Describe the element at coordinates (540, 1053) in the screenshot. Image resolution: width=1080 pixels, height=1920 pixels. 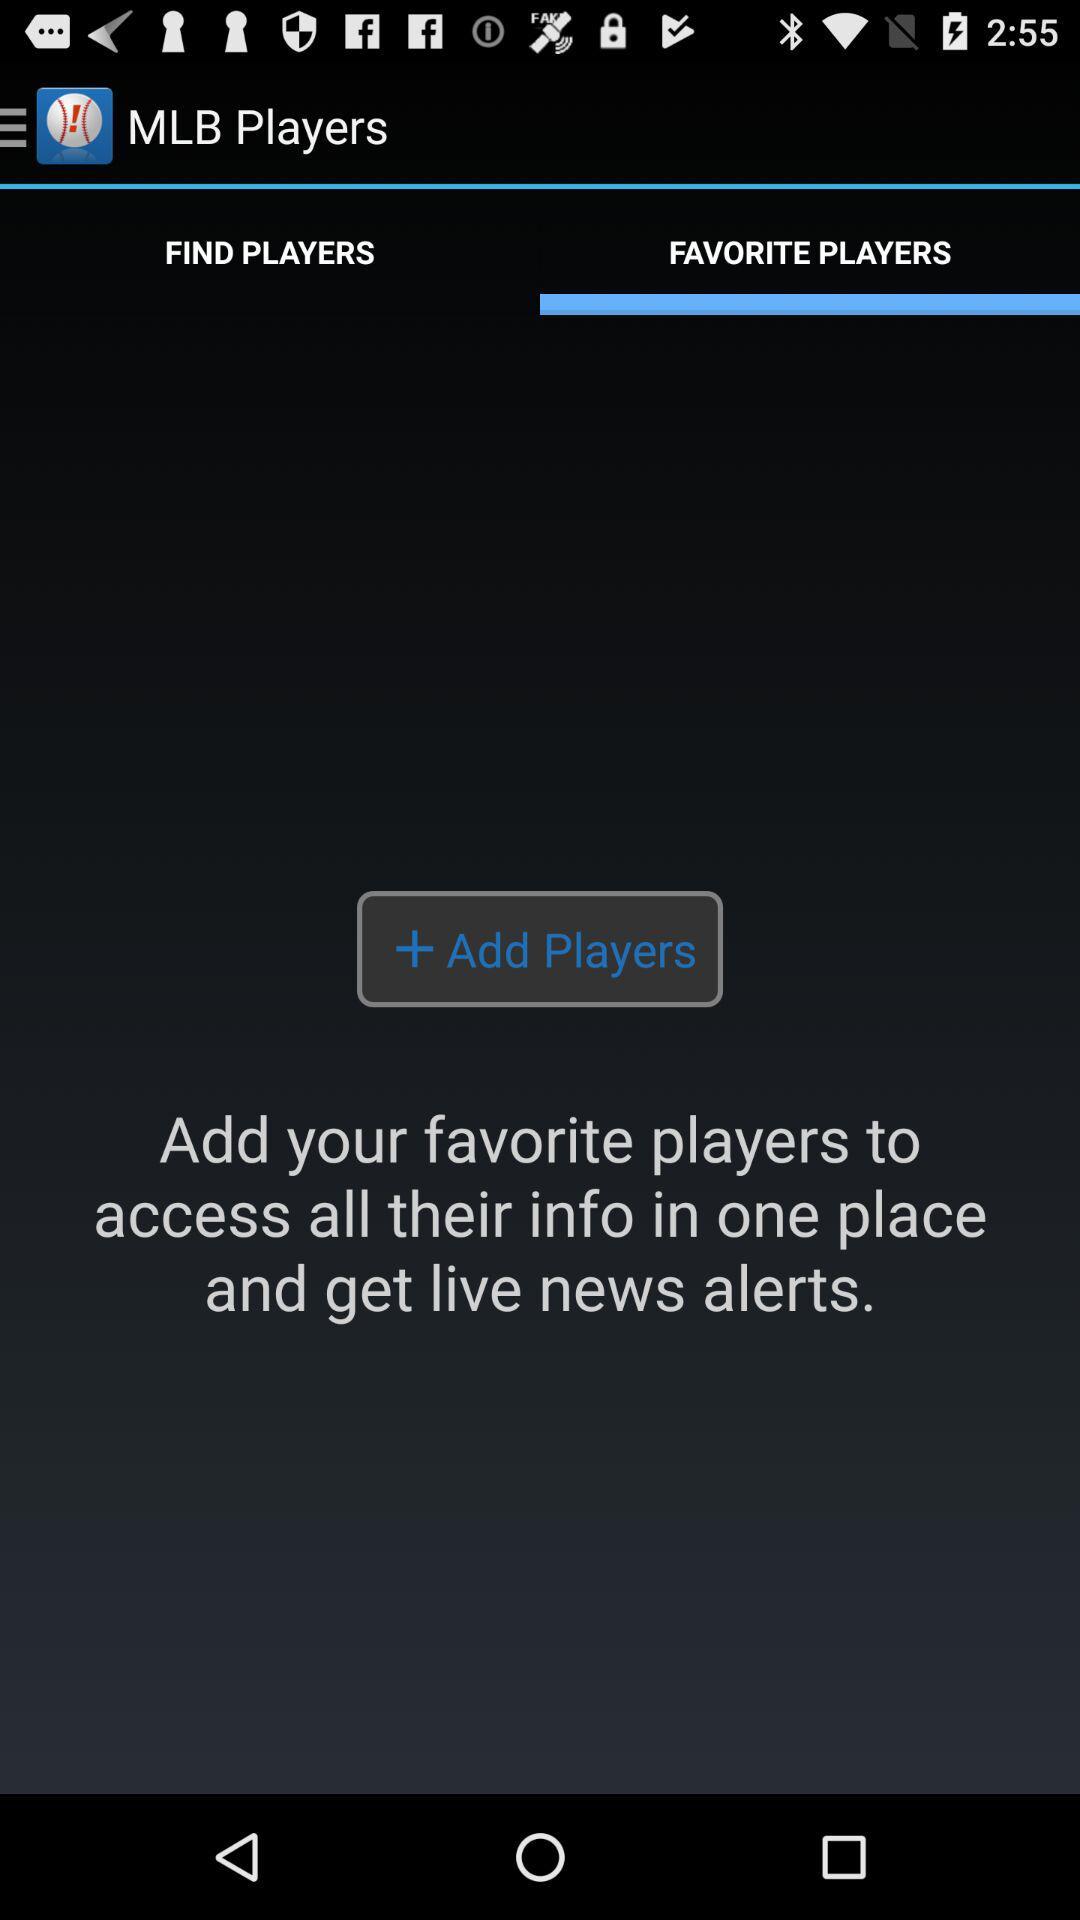
I see `players` at that location.